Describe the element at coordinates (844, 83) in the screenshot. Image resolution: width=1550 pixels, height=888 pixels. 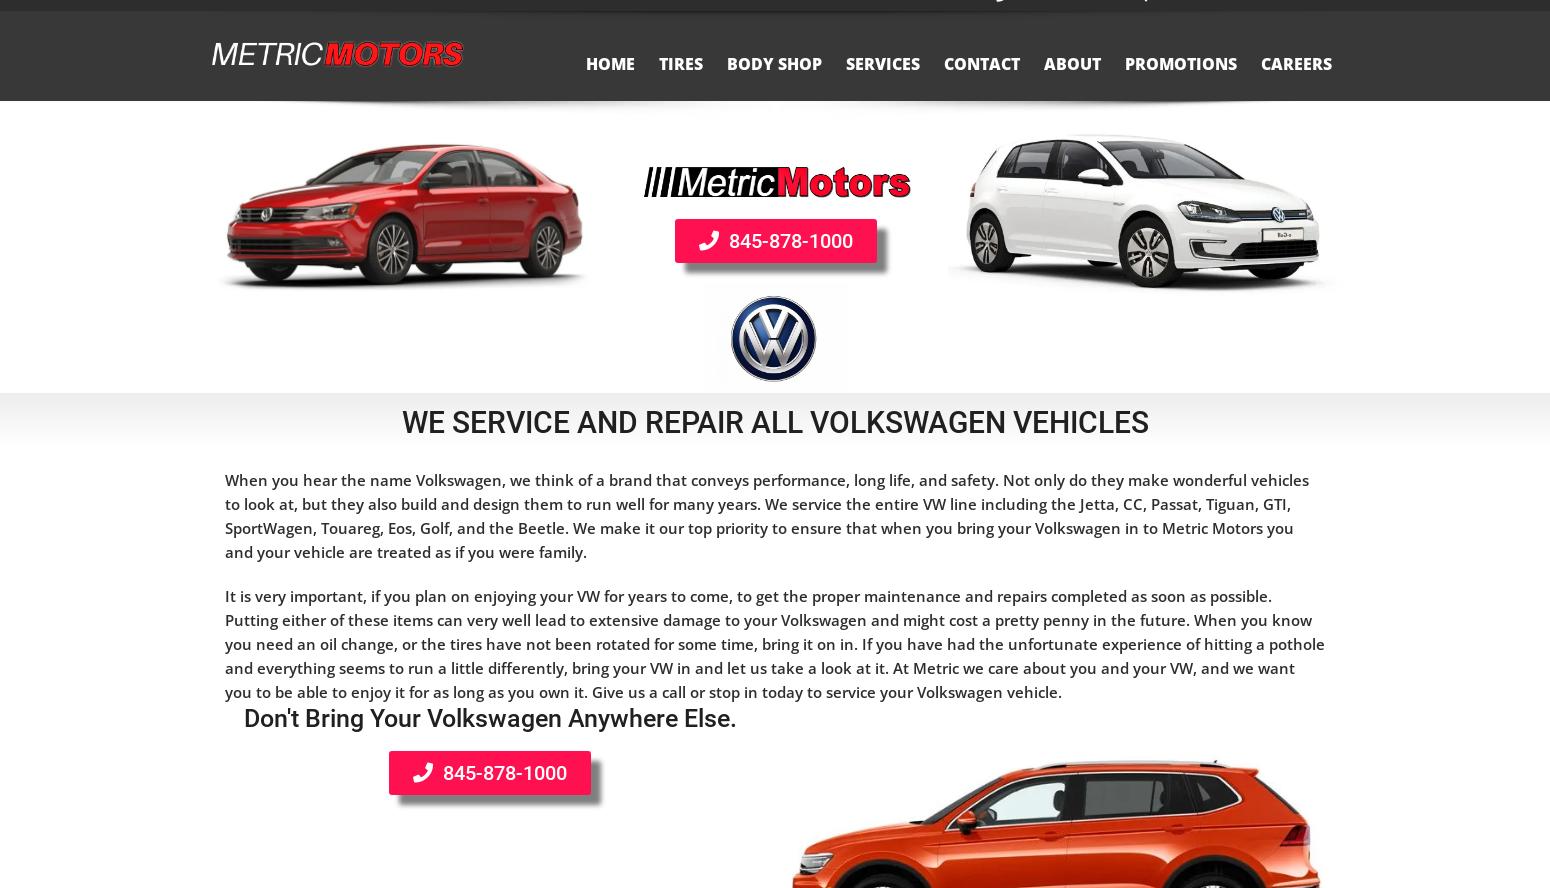
I see `'Services'` at that location.